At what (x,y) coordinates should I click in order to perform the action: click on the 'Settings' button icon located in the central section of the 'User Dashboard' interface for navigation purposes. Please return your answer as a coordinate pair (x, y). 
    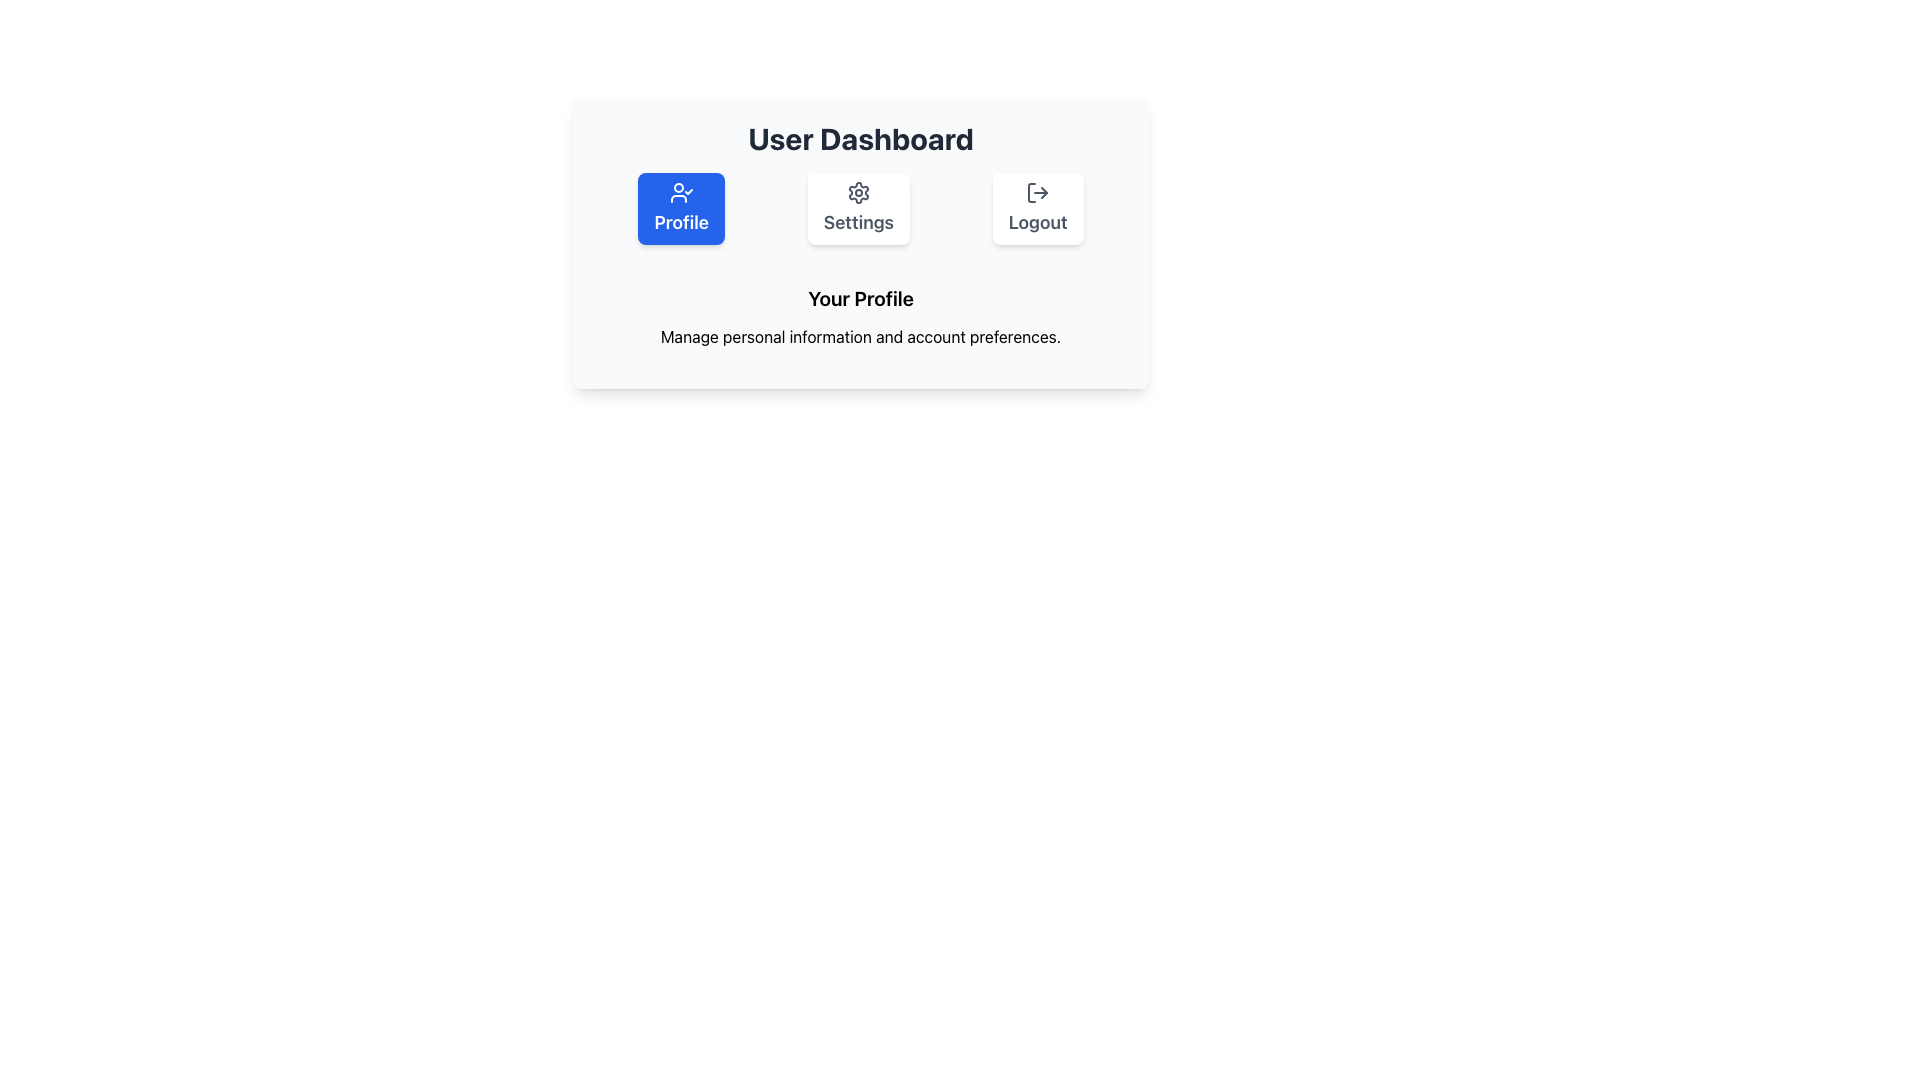
    Looking at the image, I should click on (858, 192).